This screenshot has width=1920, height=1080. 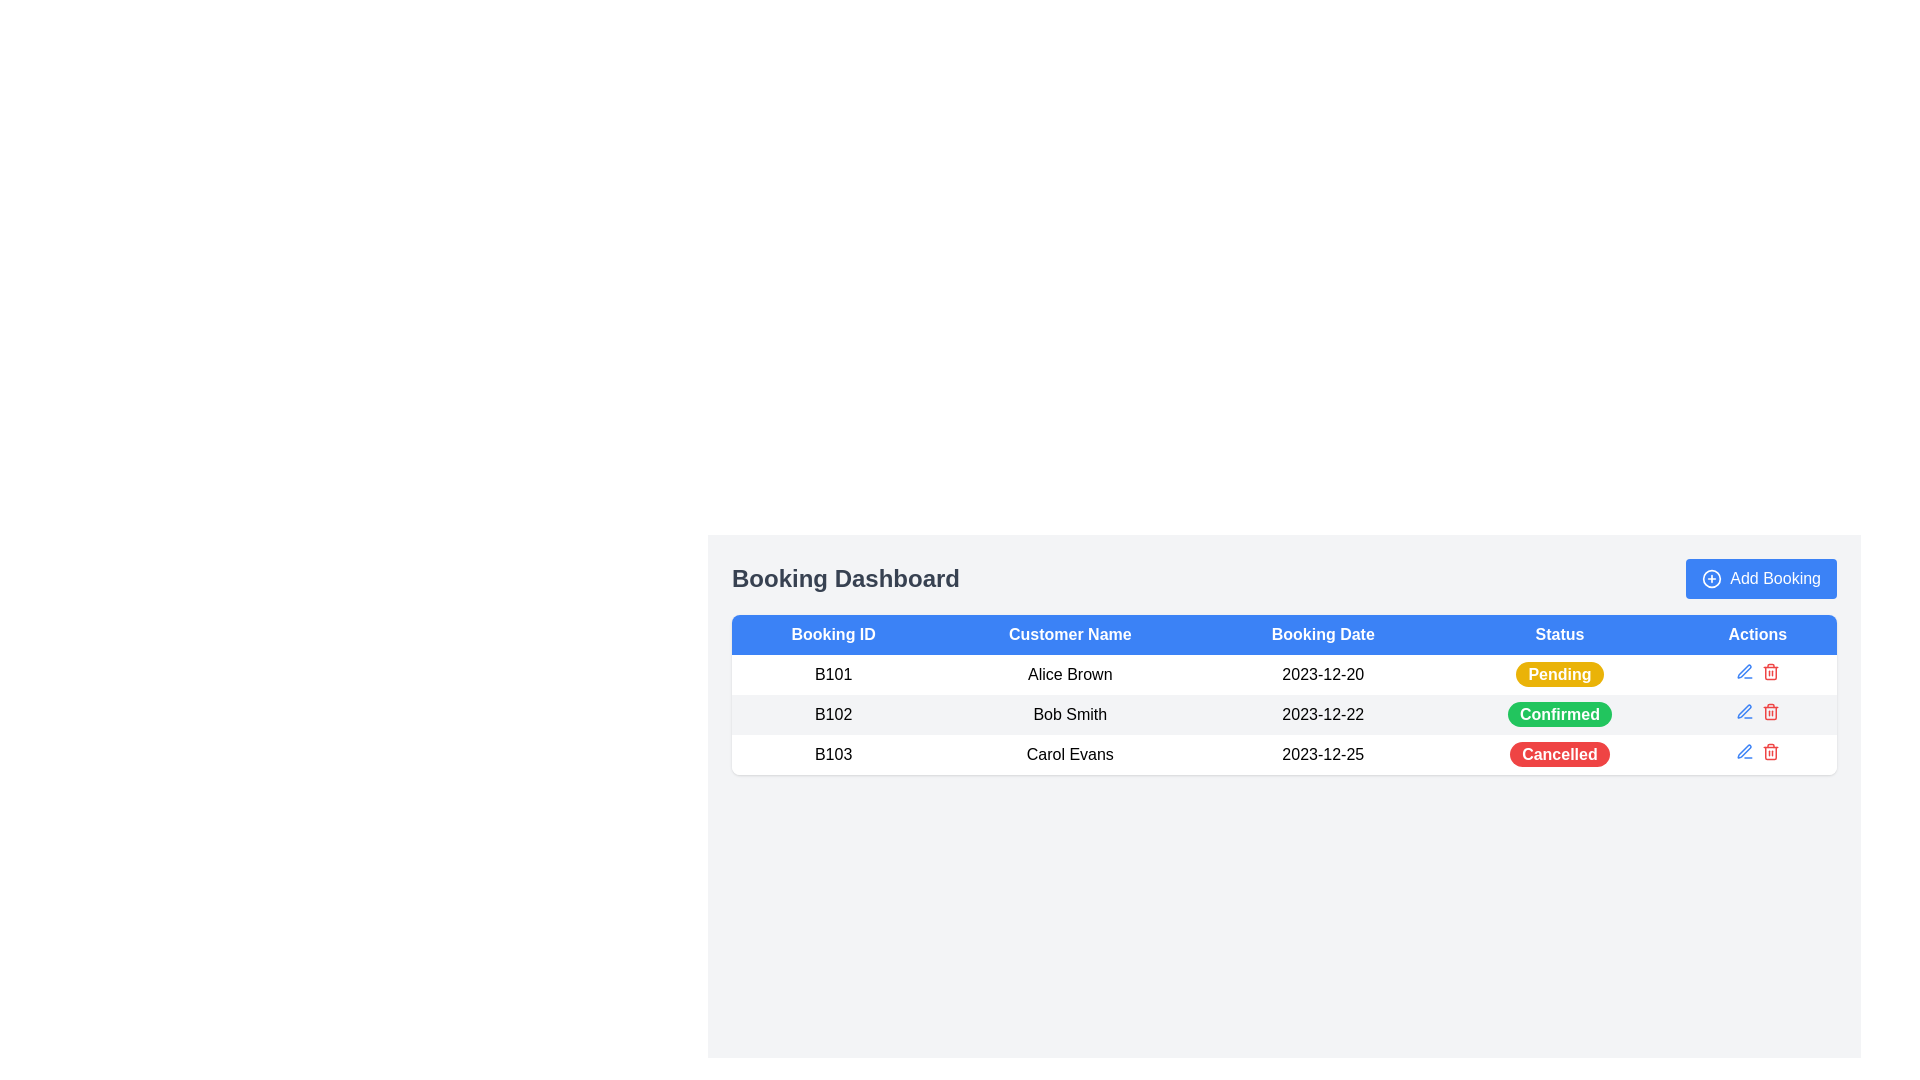 I want to click on the status label indicating that booking 'B102' for 'Bob Smith' has been confirmed, located in the 'Status' column of the second row in the table, so click(x=1559, y=713).